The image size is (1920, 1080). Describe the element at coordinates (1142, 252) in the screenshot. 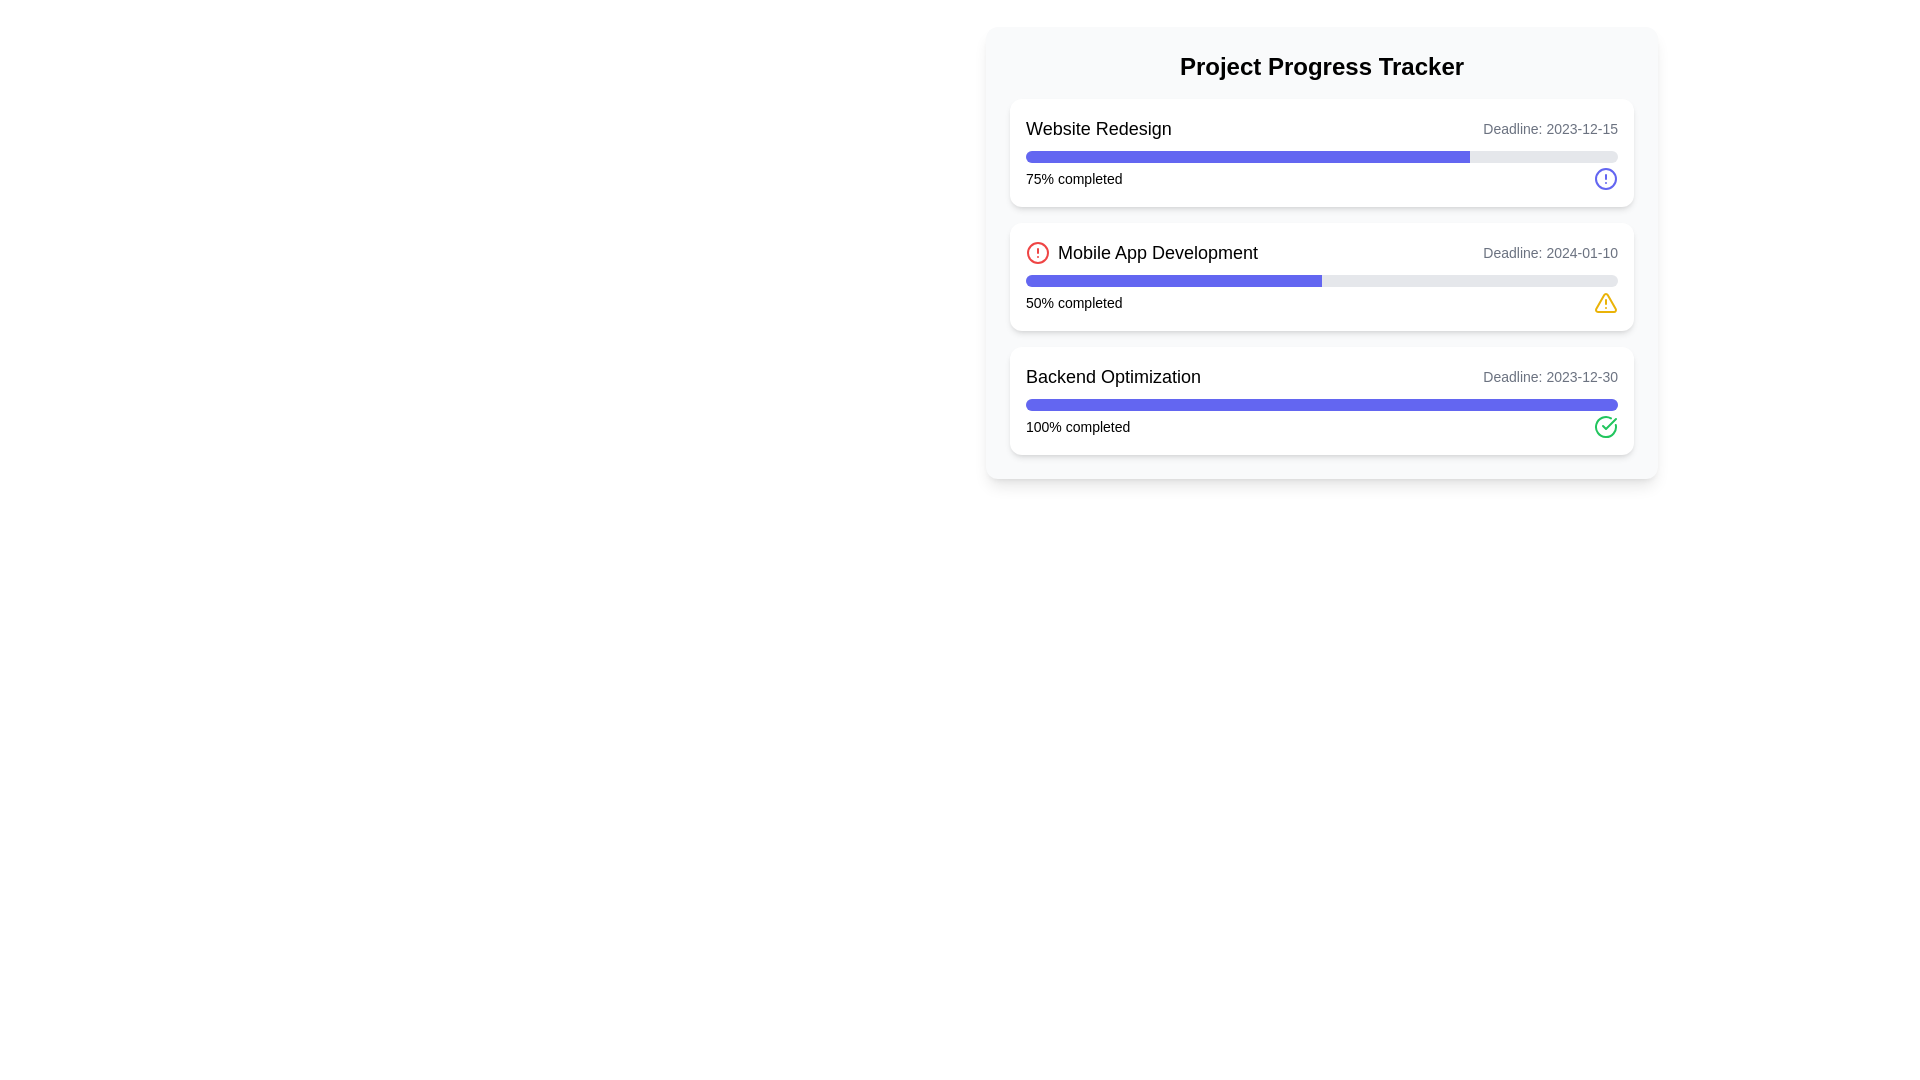

I see `the TextLabel displaying 'Mobile App Development' which includes an alert icon on its left, located within a task progress section` at that location.